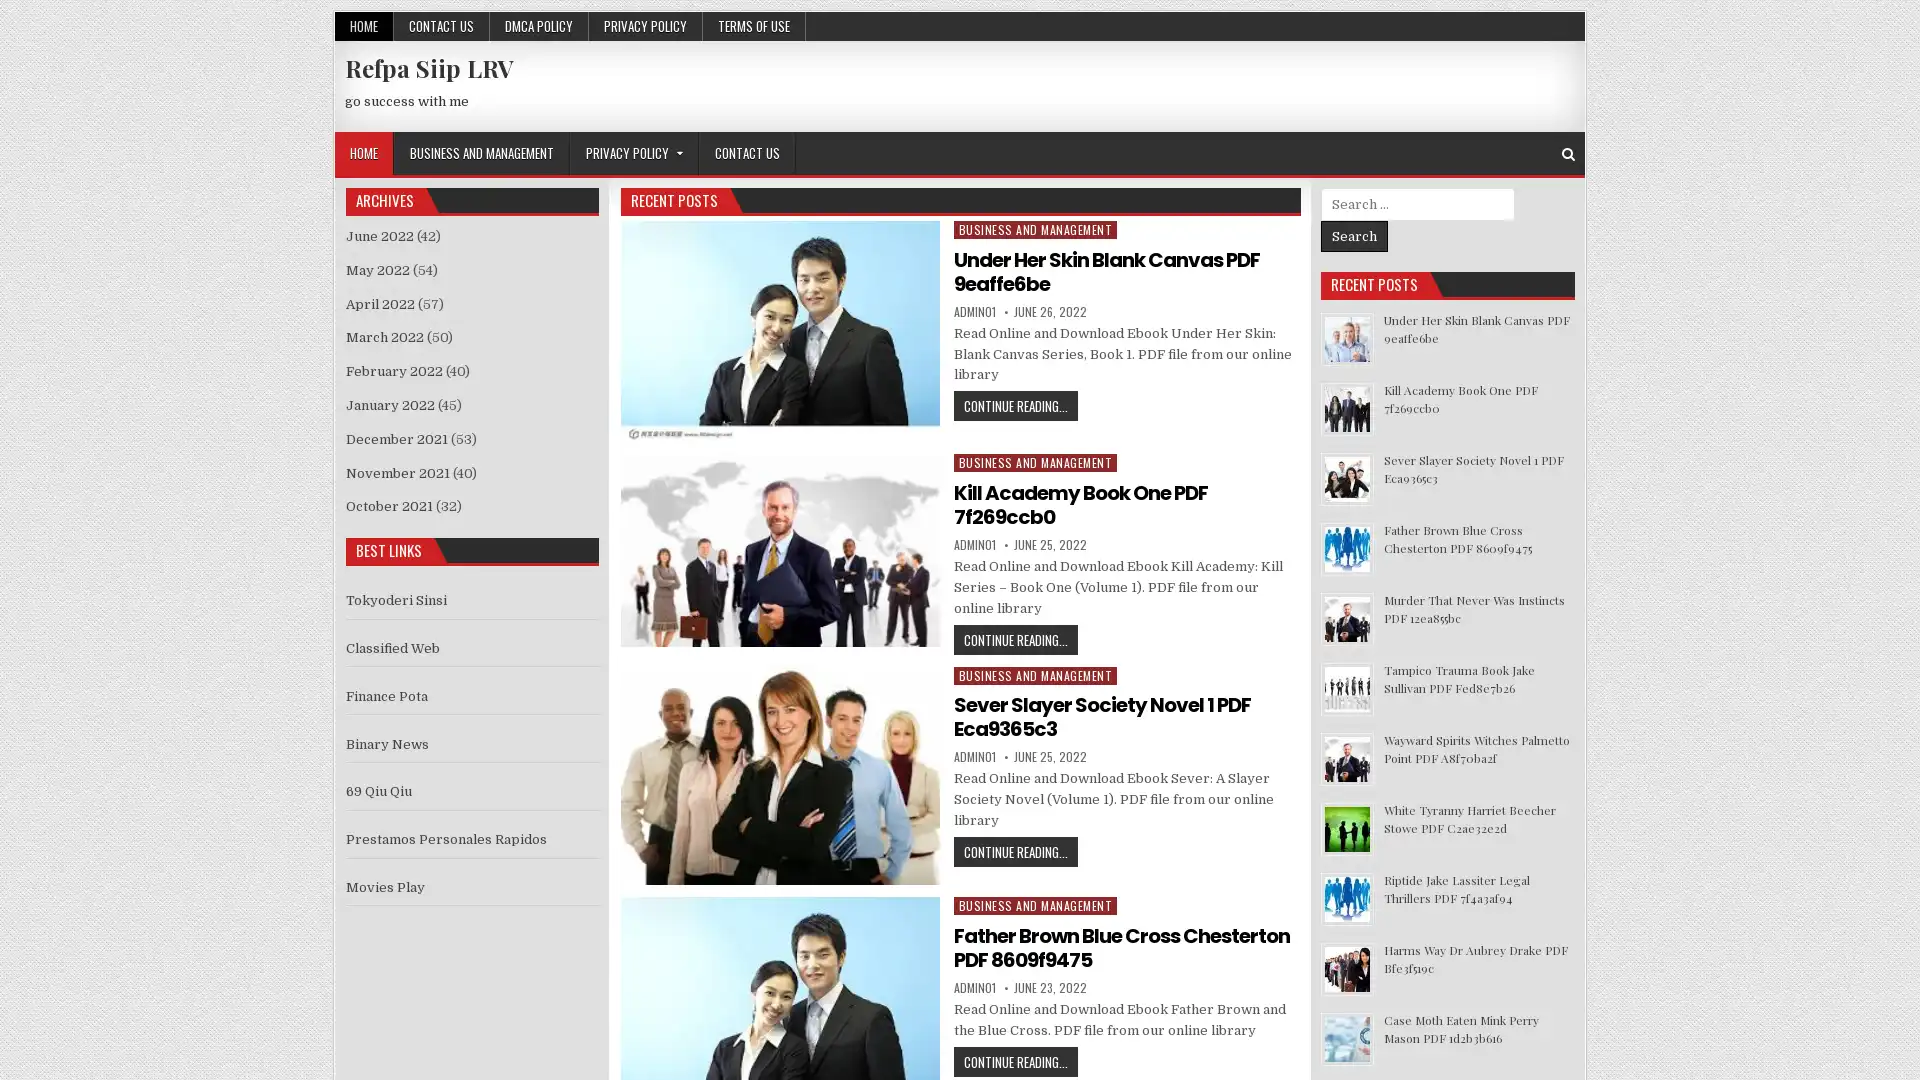  What do you see at coordinates (1354, 235) in the screenshot?
I see `Search` at bounding box center [1354, 235].